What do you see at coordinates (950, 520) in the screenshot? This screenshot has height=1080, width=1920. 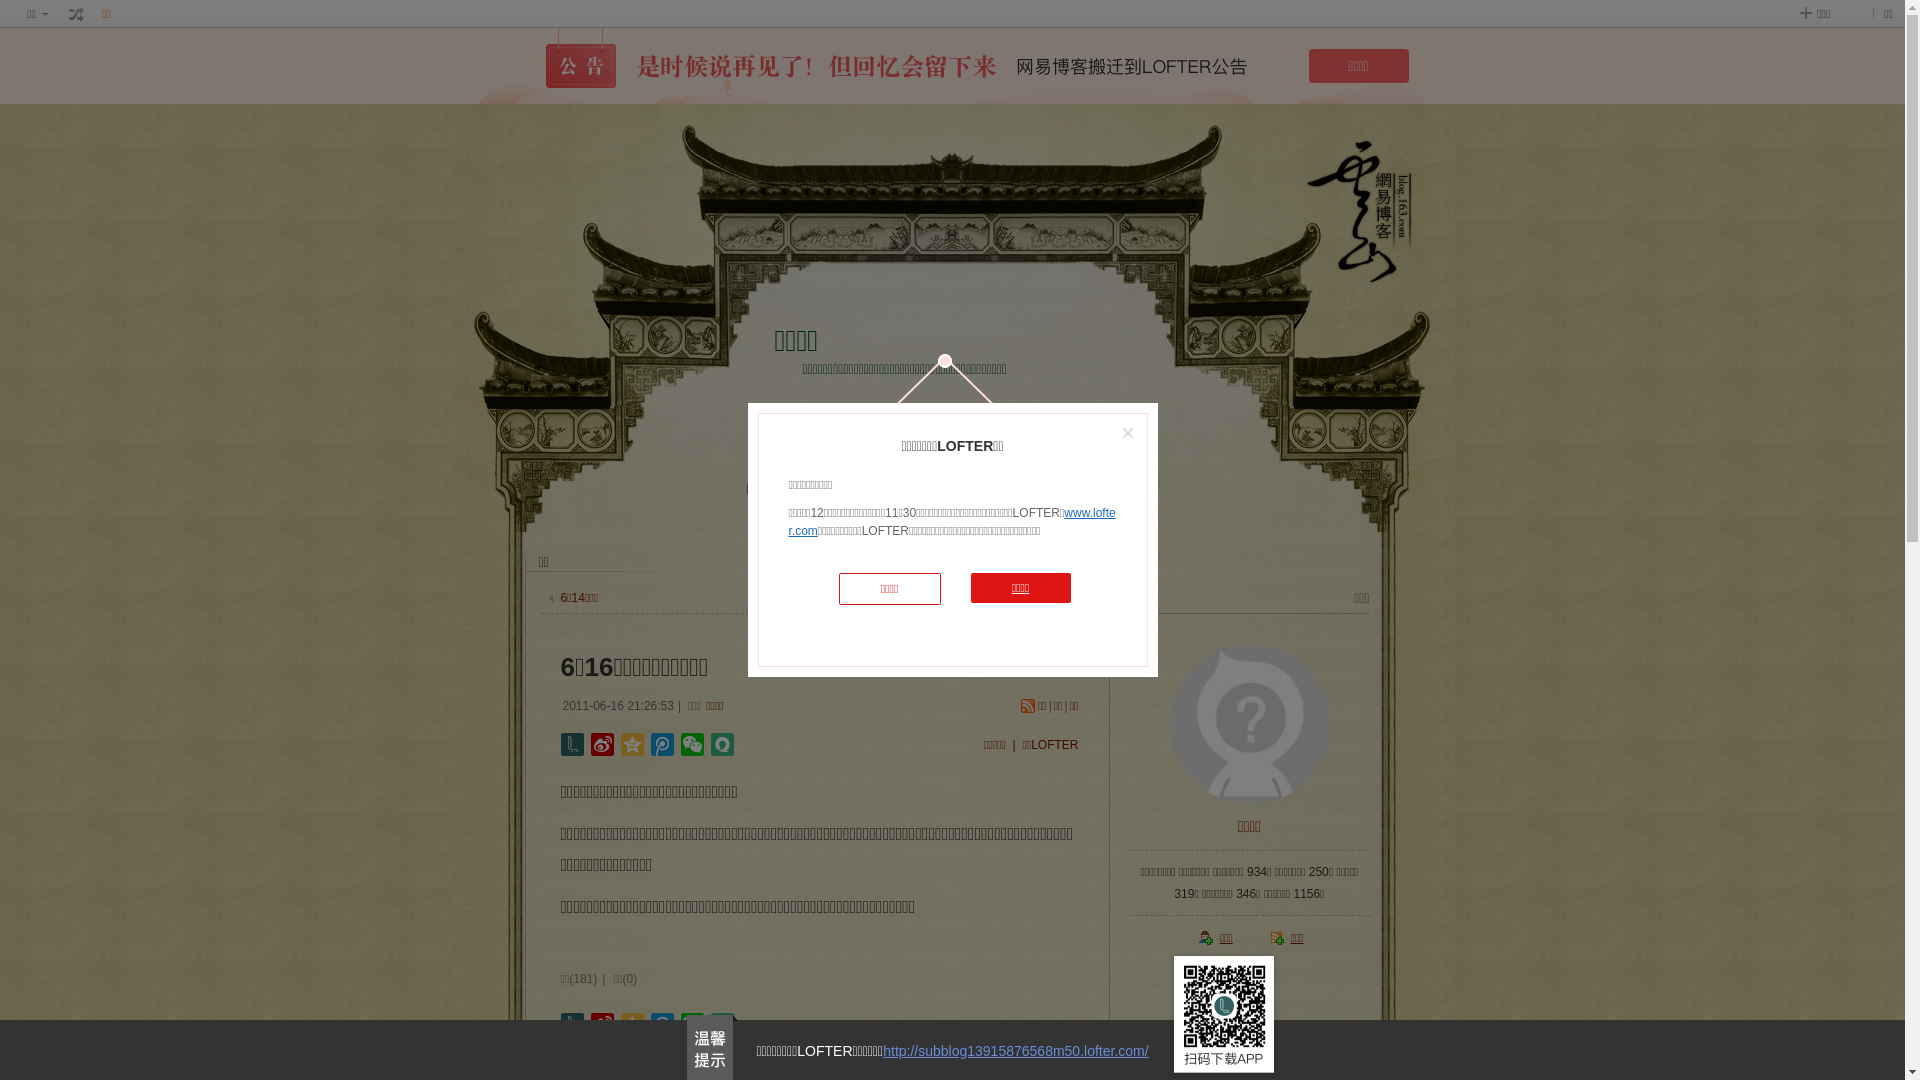 I see `'www.lofter.com'` at bounding box center [950, 520].